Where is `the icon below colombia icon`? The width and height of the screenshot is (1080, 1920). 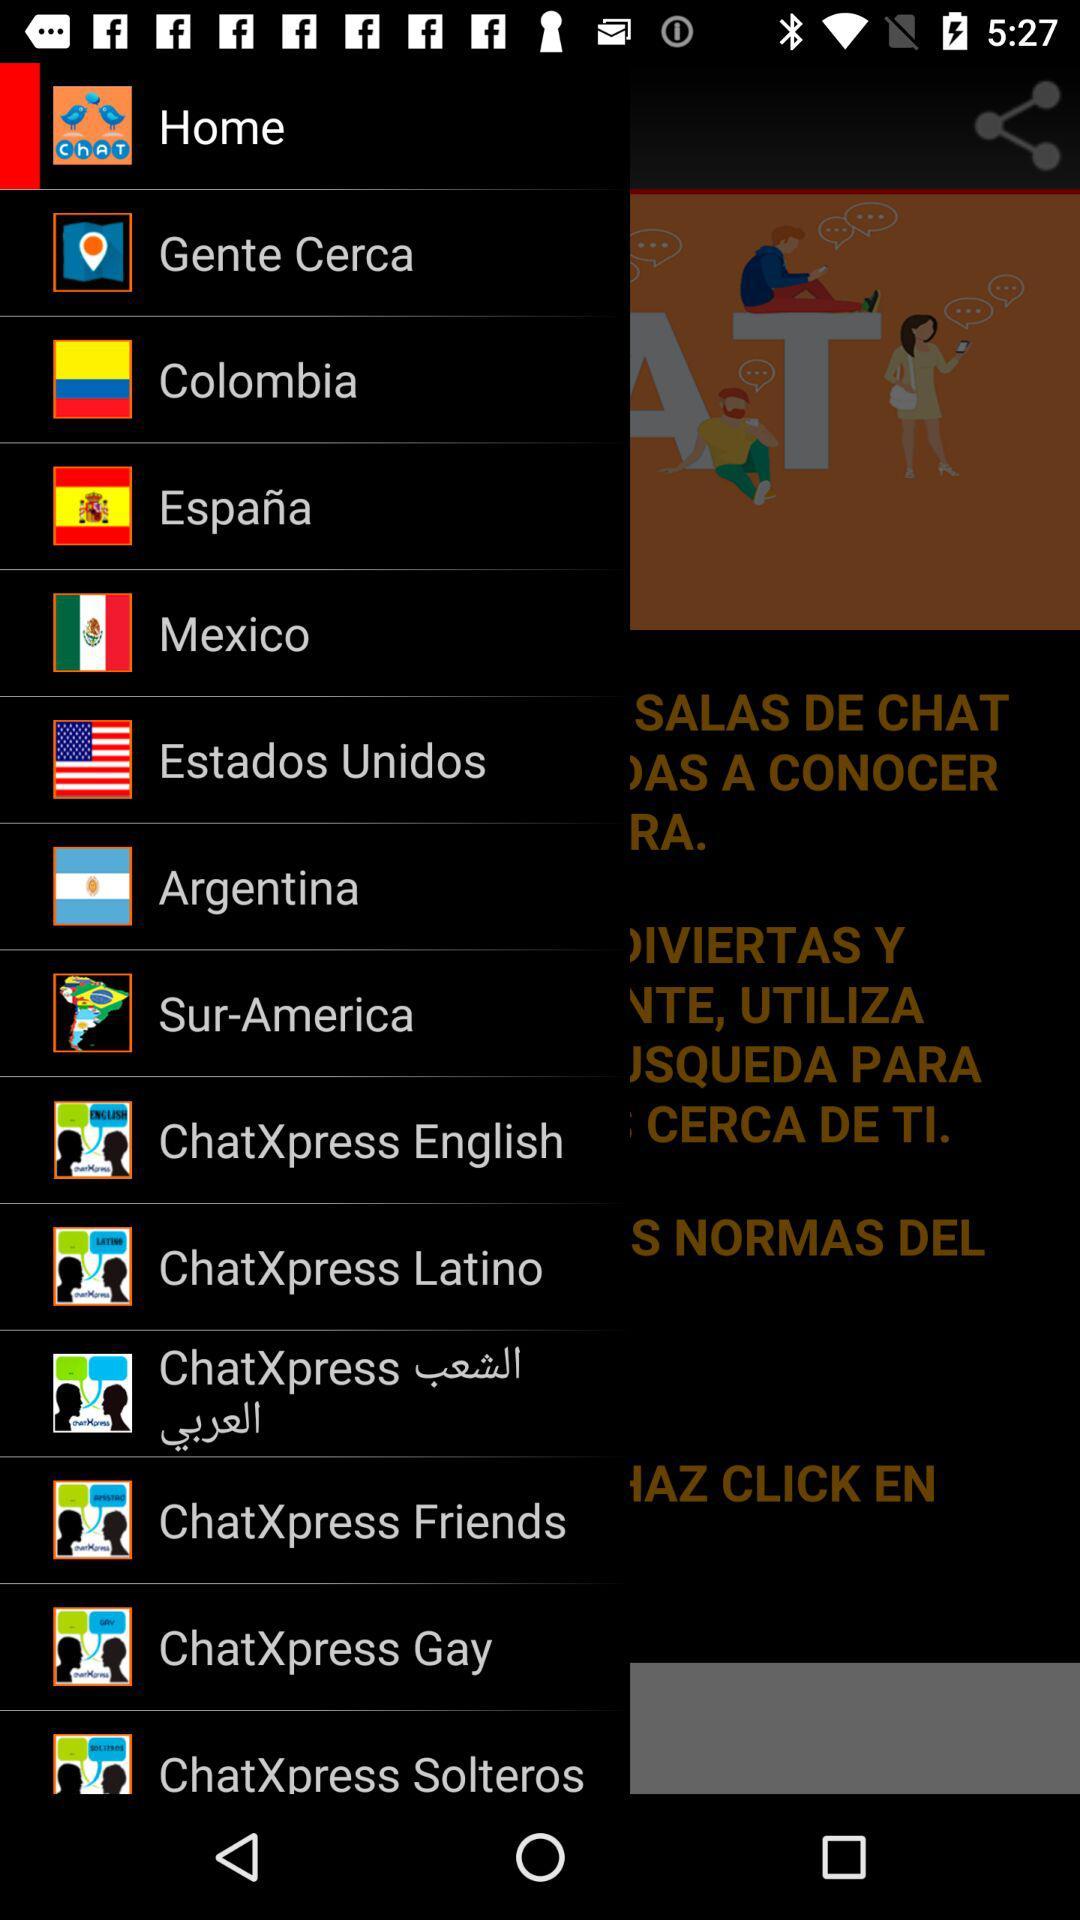
the icon below colombia icon is located at coordinates (381, 506).